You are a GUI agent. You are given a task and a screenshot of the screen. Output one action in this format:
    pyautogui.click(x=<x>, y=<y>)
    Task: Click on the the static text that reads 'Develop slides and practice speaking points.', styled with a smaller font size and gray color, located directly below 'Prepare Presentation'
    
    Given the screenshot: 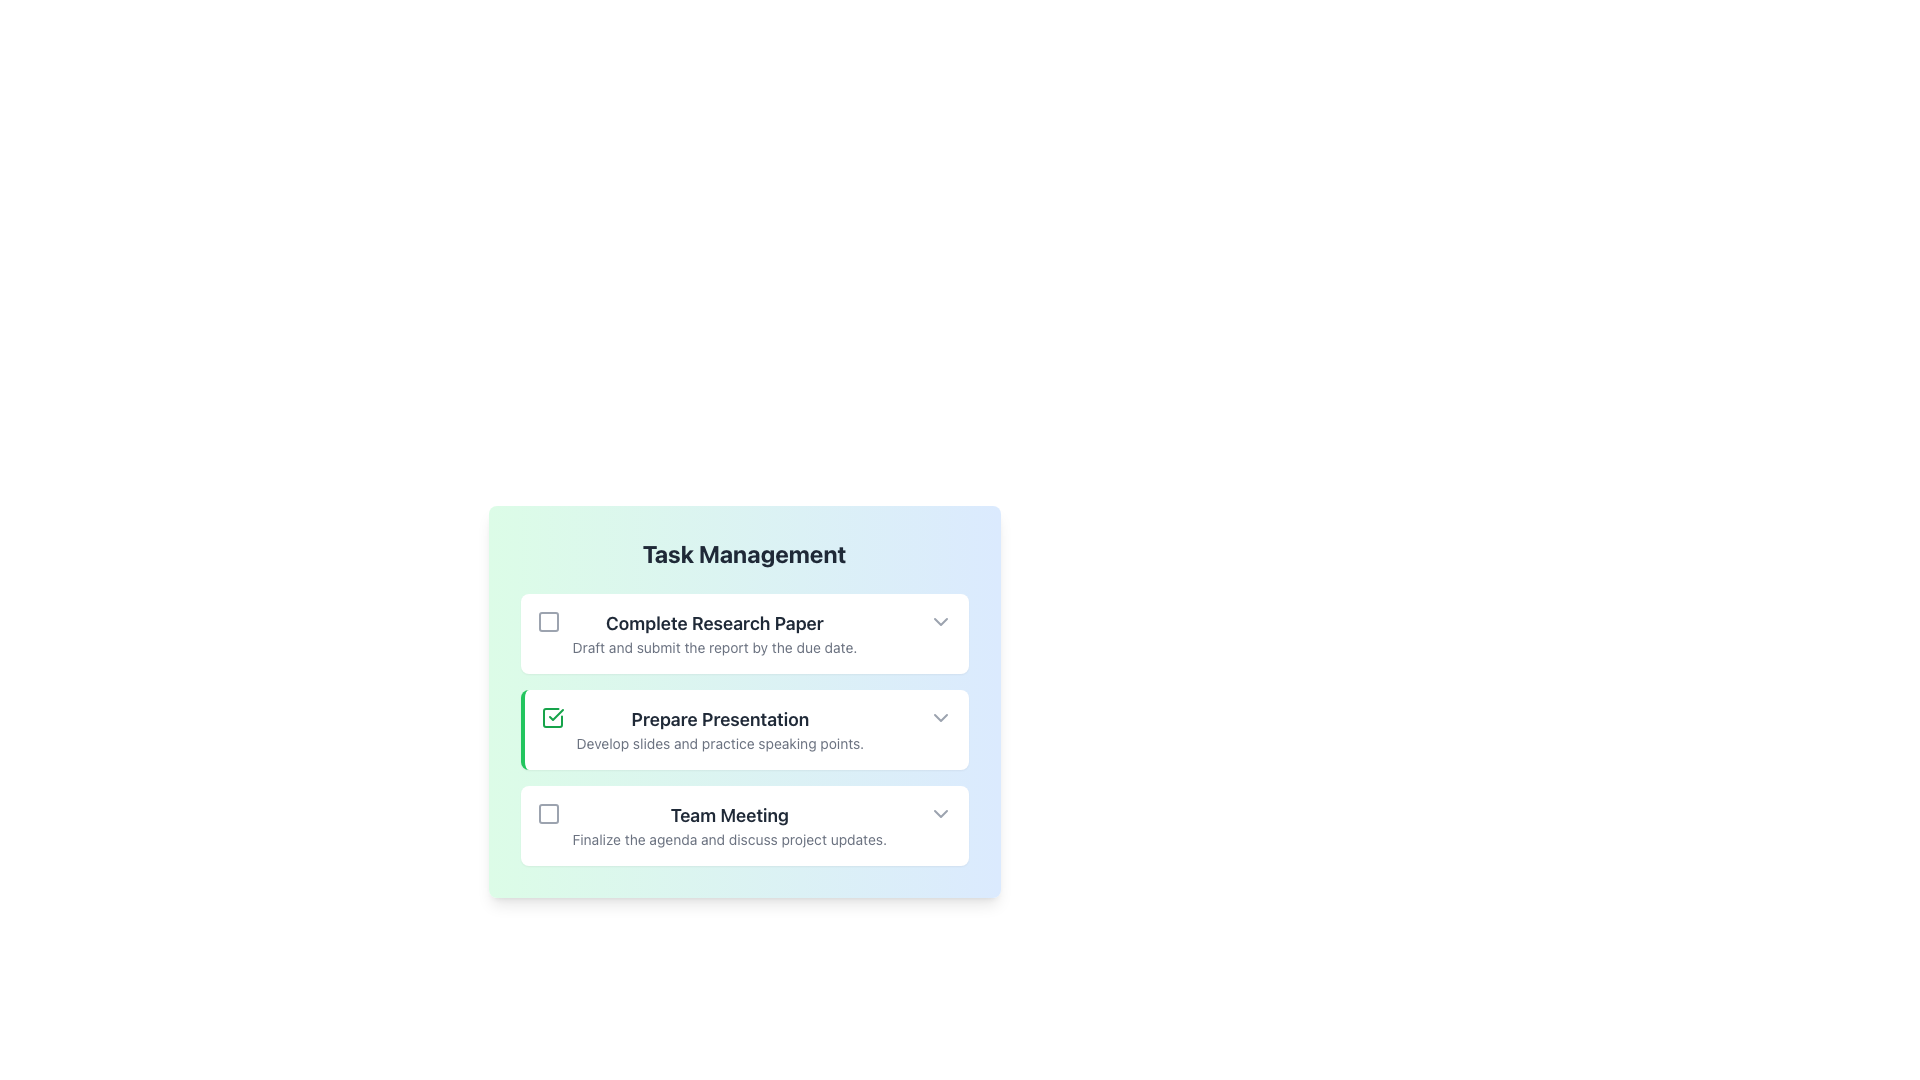 What is the action you would take?
    pyautogui.click(x=720, y=744)
    